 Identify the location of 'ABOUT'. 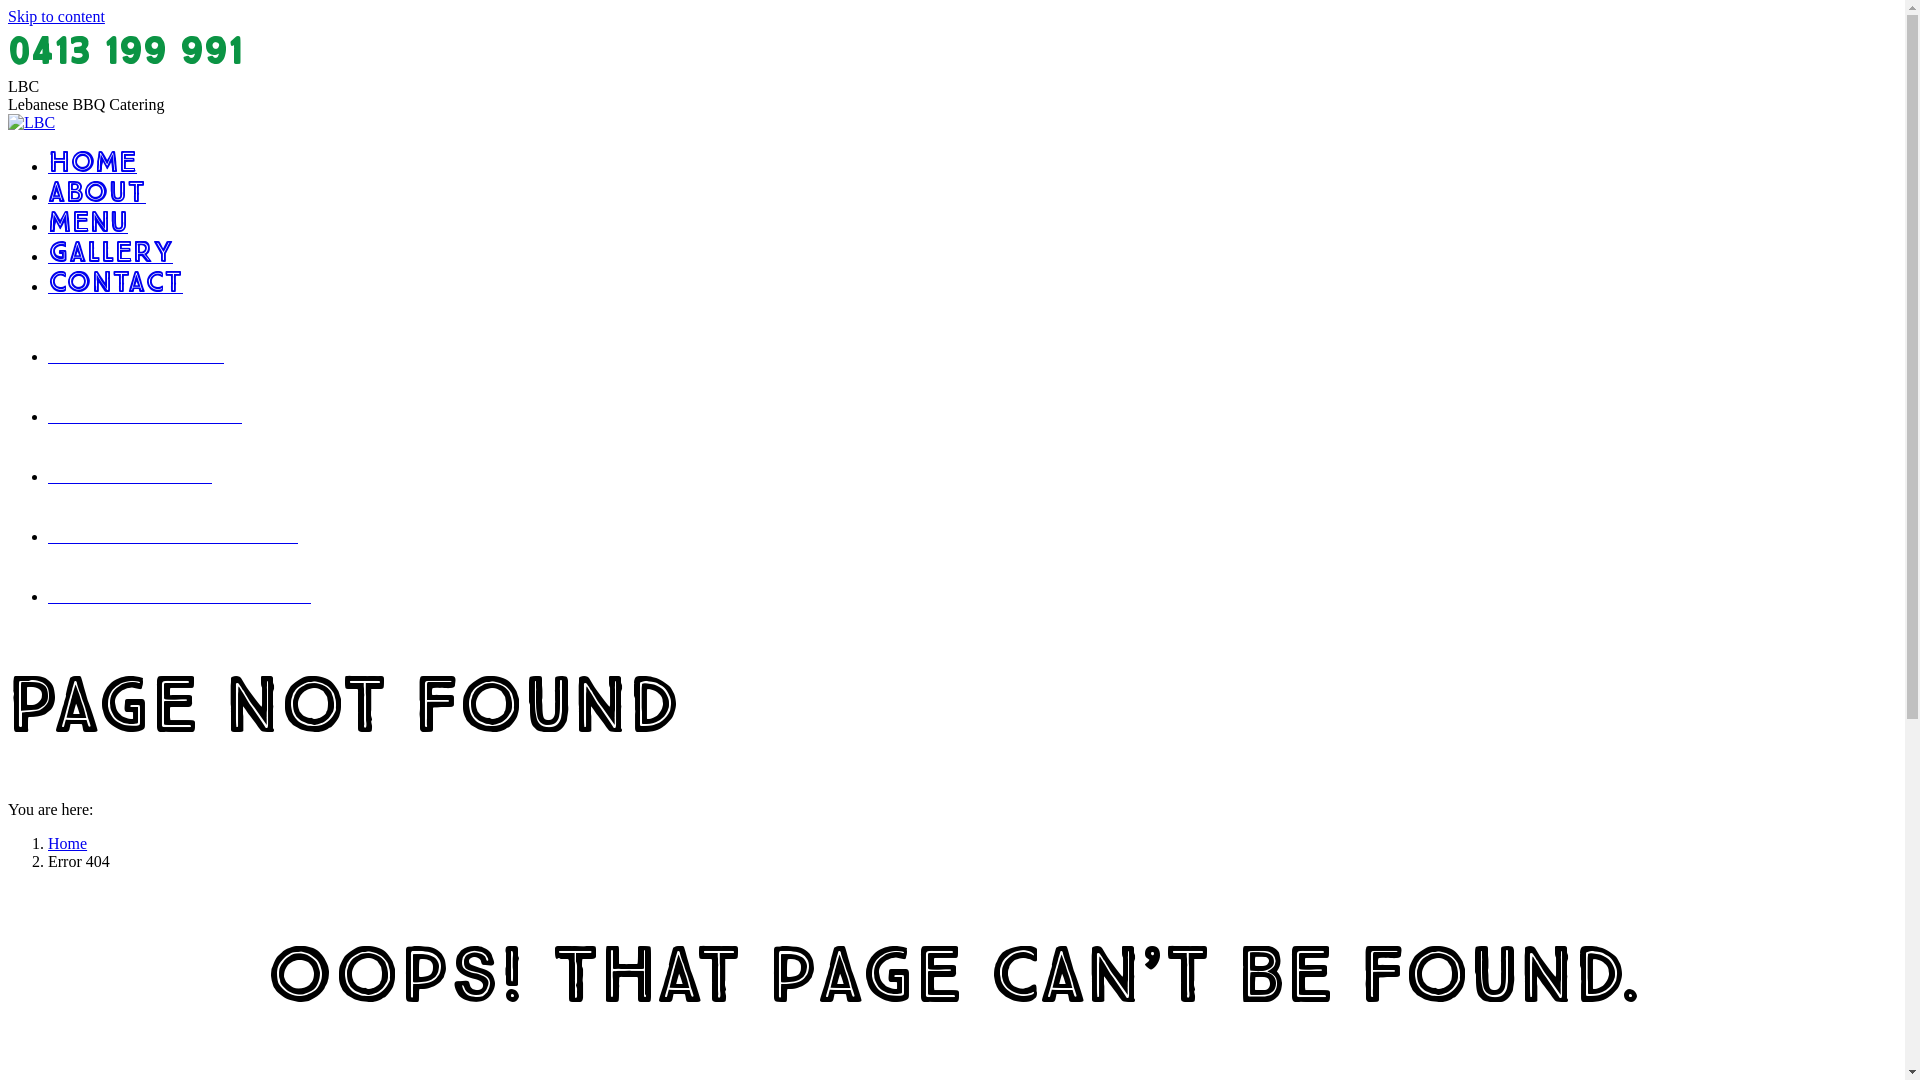
(95, 196).